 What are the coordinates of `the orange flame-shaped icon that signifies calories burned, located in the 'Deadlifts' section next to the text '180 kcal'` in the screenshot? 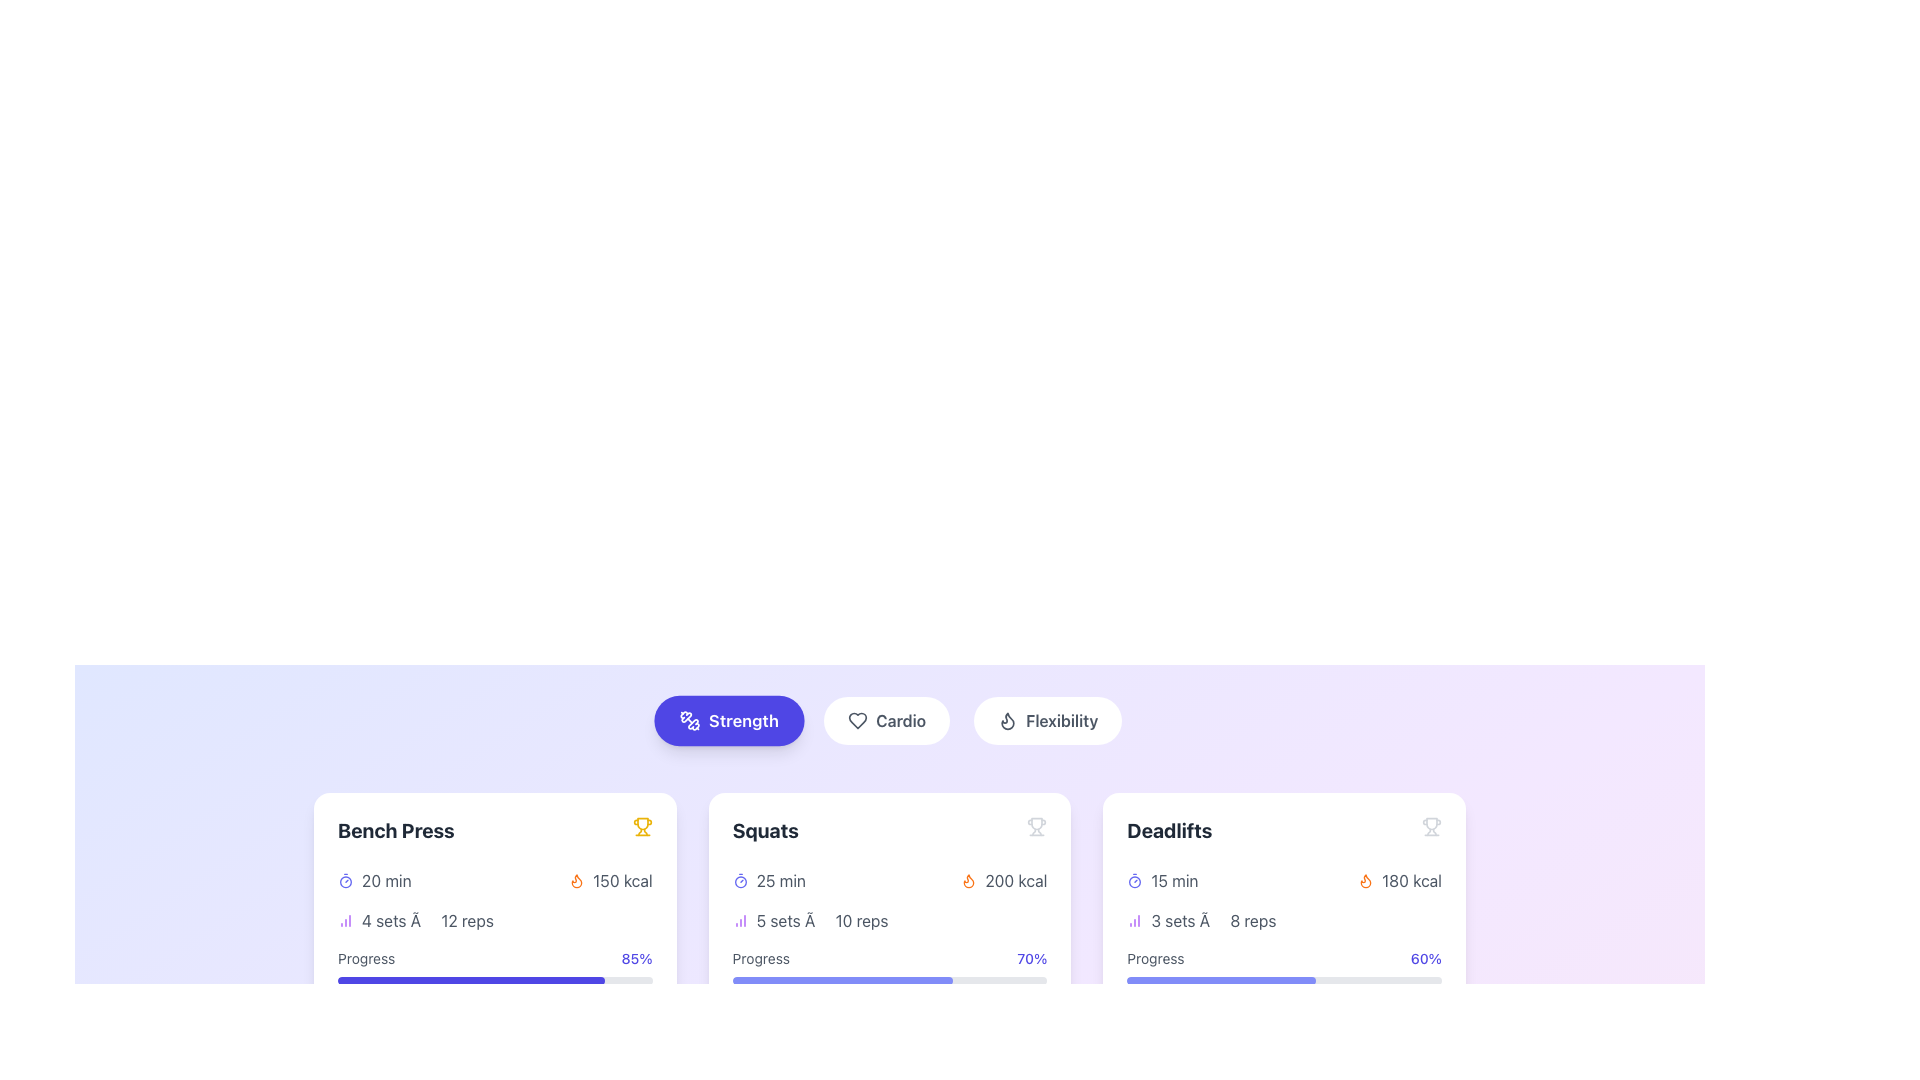 It's located at (1365, 880).